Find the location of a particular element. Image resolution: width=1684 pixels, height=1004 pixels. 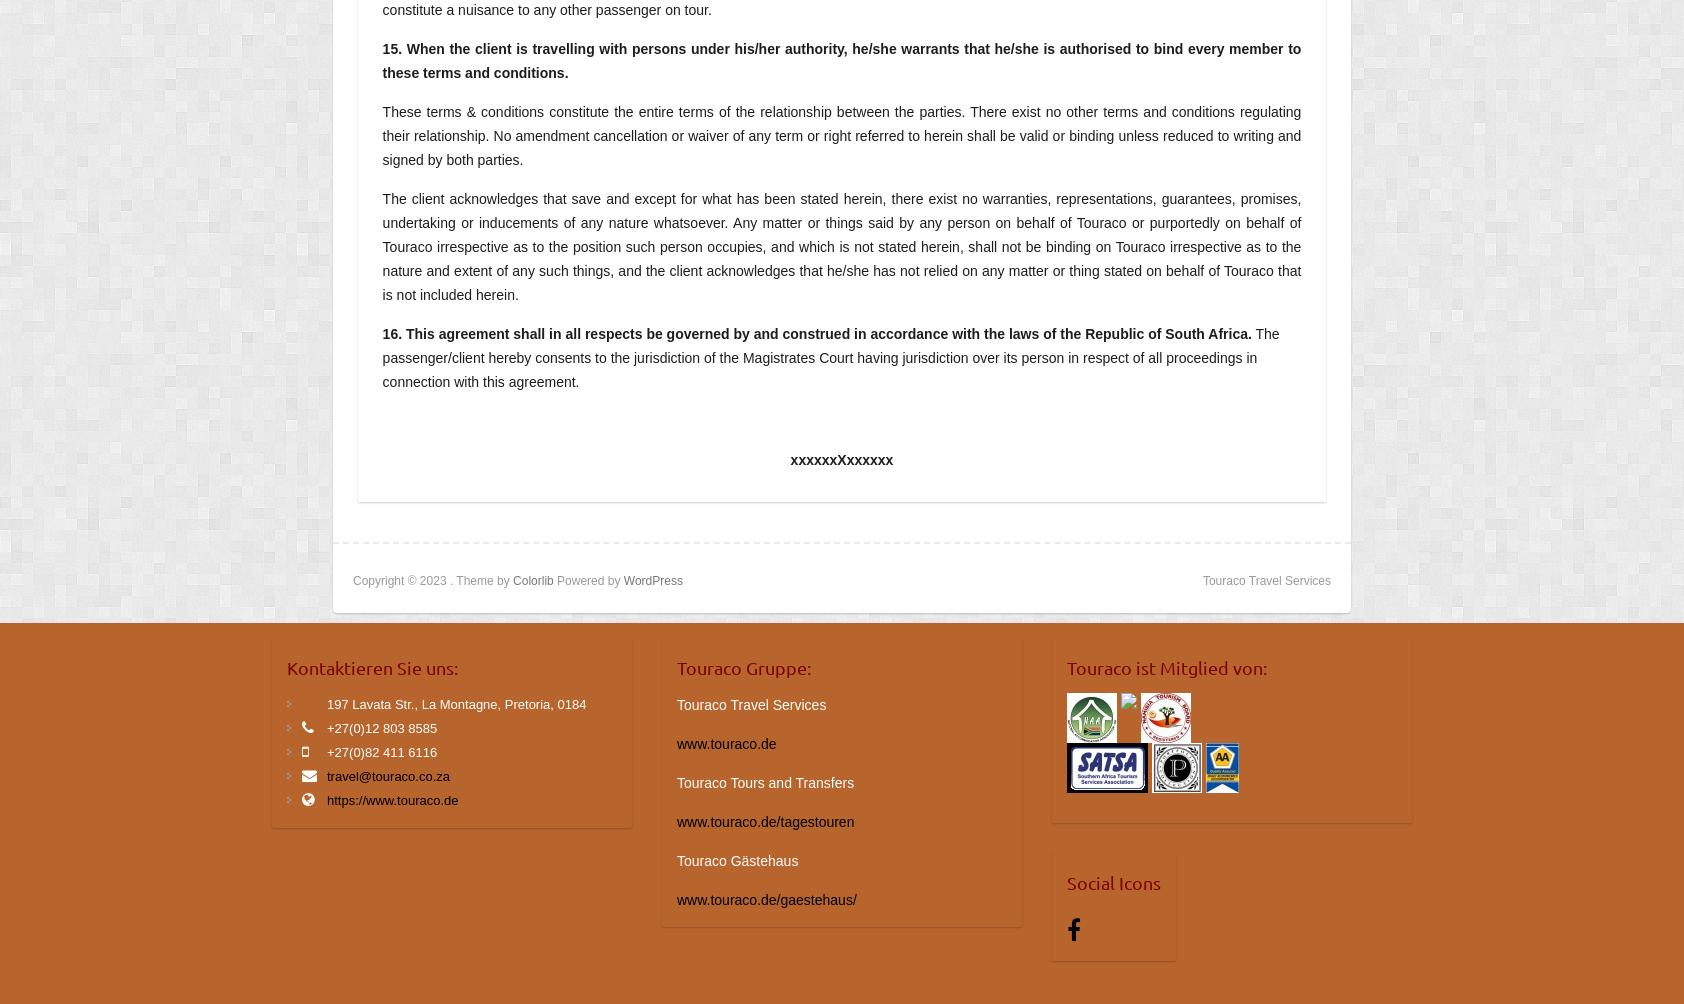

'Powered by' is located at coordinates (587, 580).